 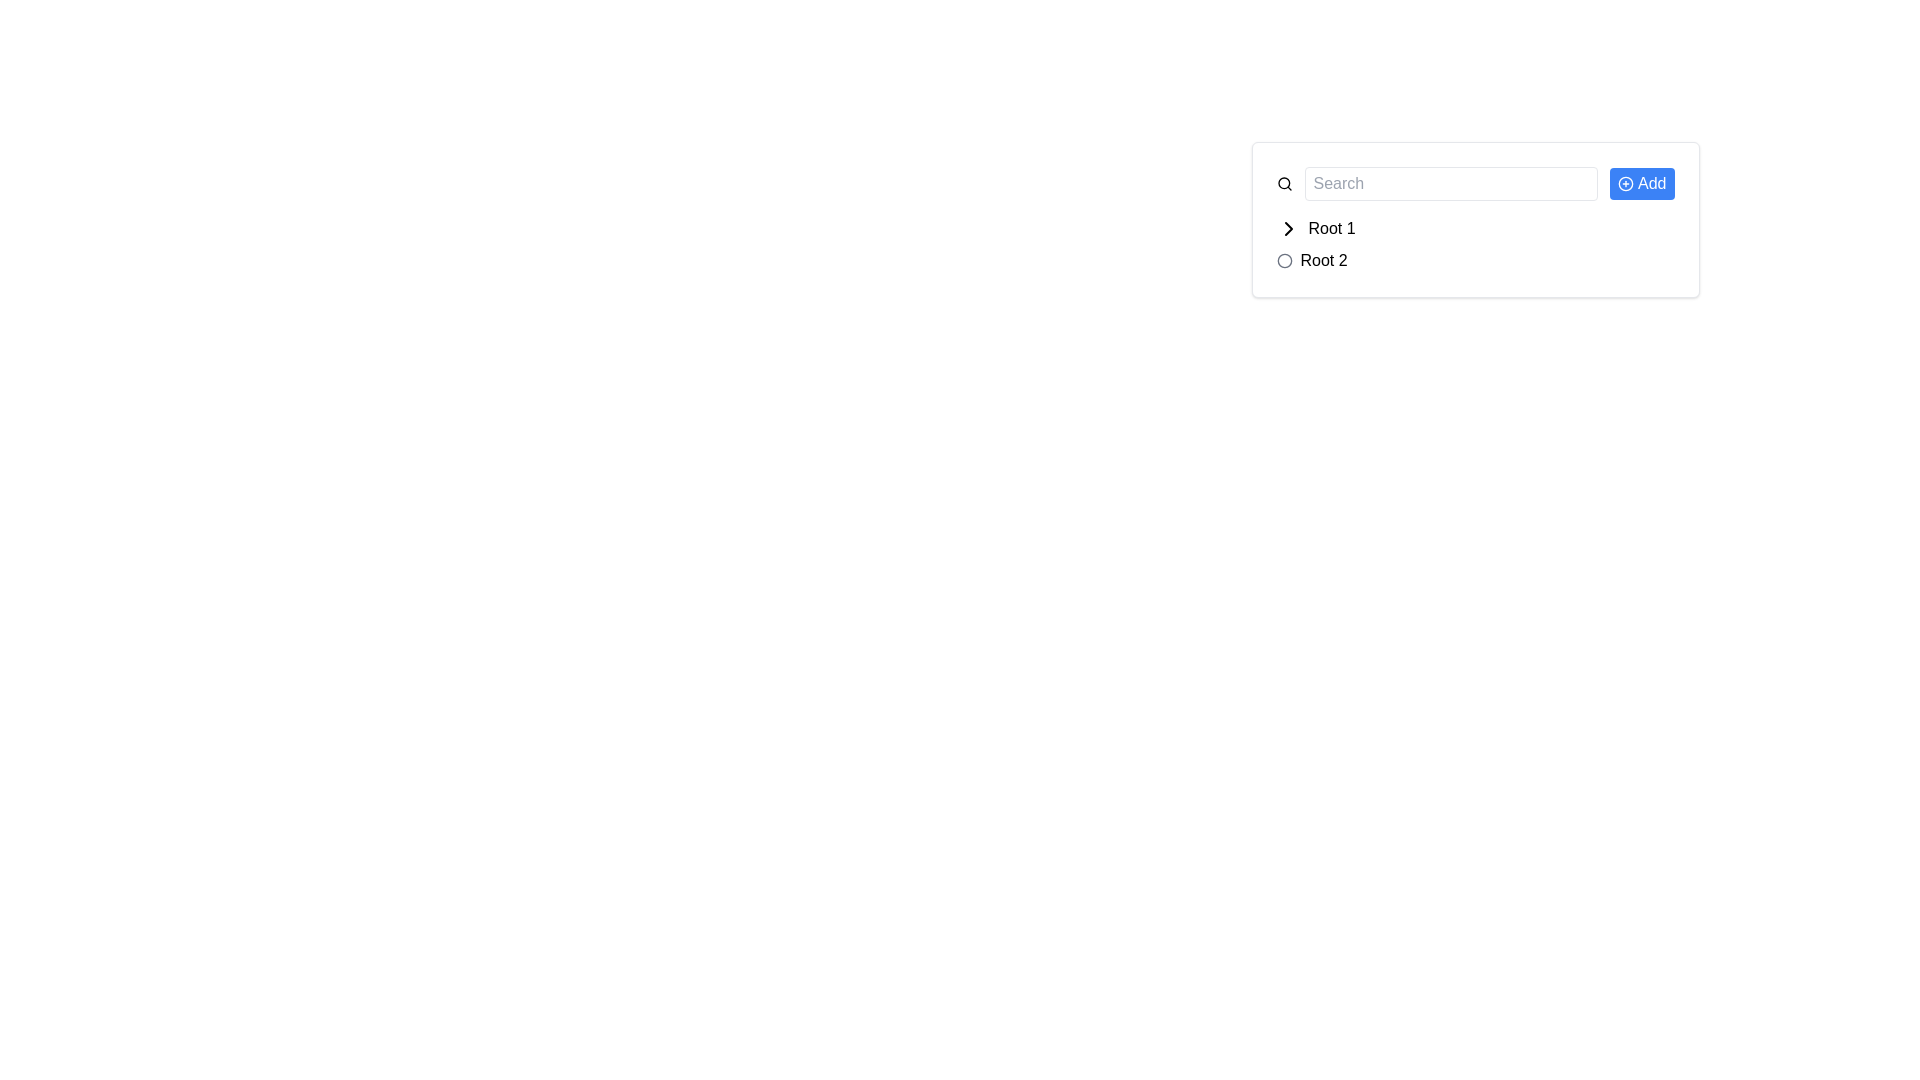 What do you see at coordinates (1652, 184) in the screenshot?
I see `the blue rectangular button at the top-right corner of the interactive panel that contains the text label 'Add' in white color` at bounding box center [1652, 184].